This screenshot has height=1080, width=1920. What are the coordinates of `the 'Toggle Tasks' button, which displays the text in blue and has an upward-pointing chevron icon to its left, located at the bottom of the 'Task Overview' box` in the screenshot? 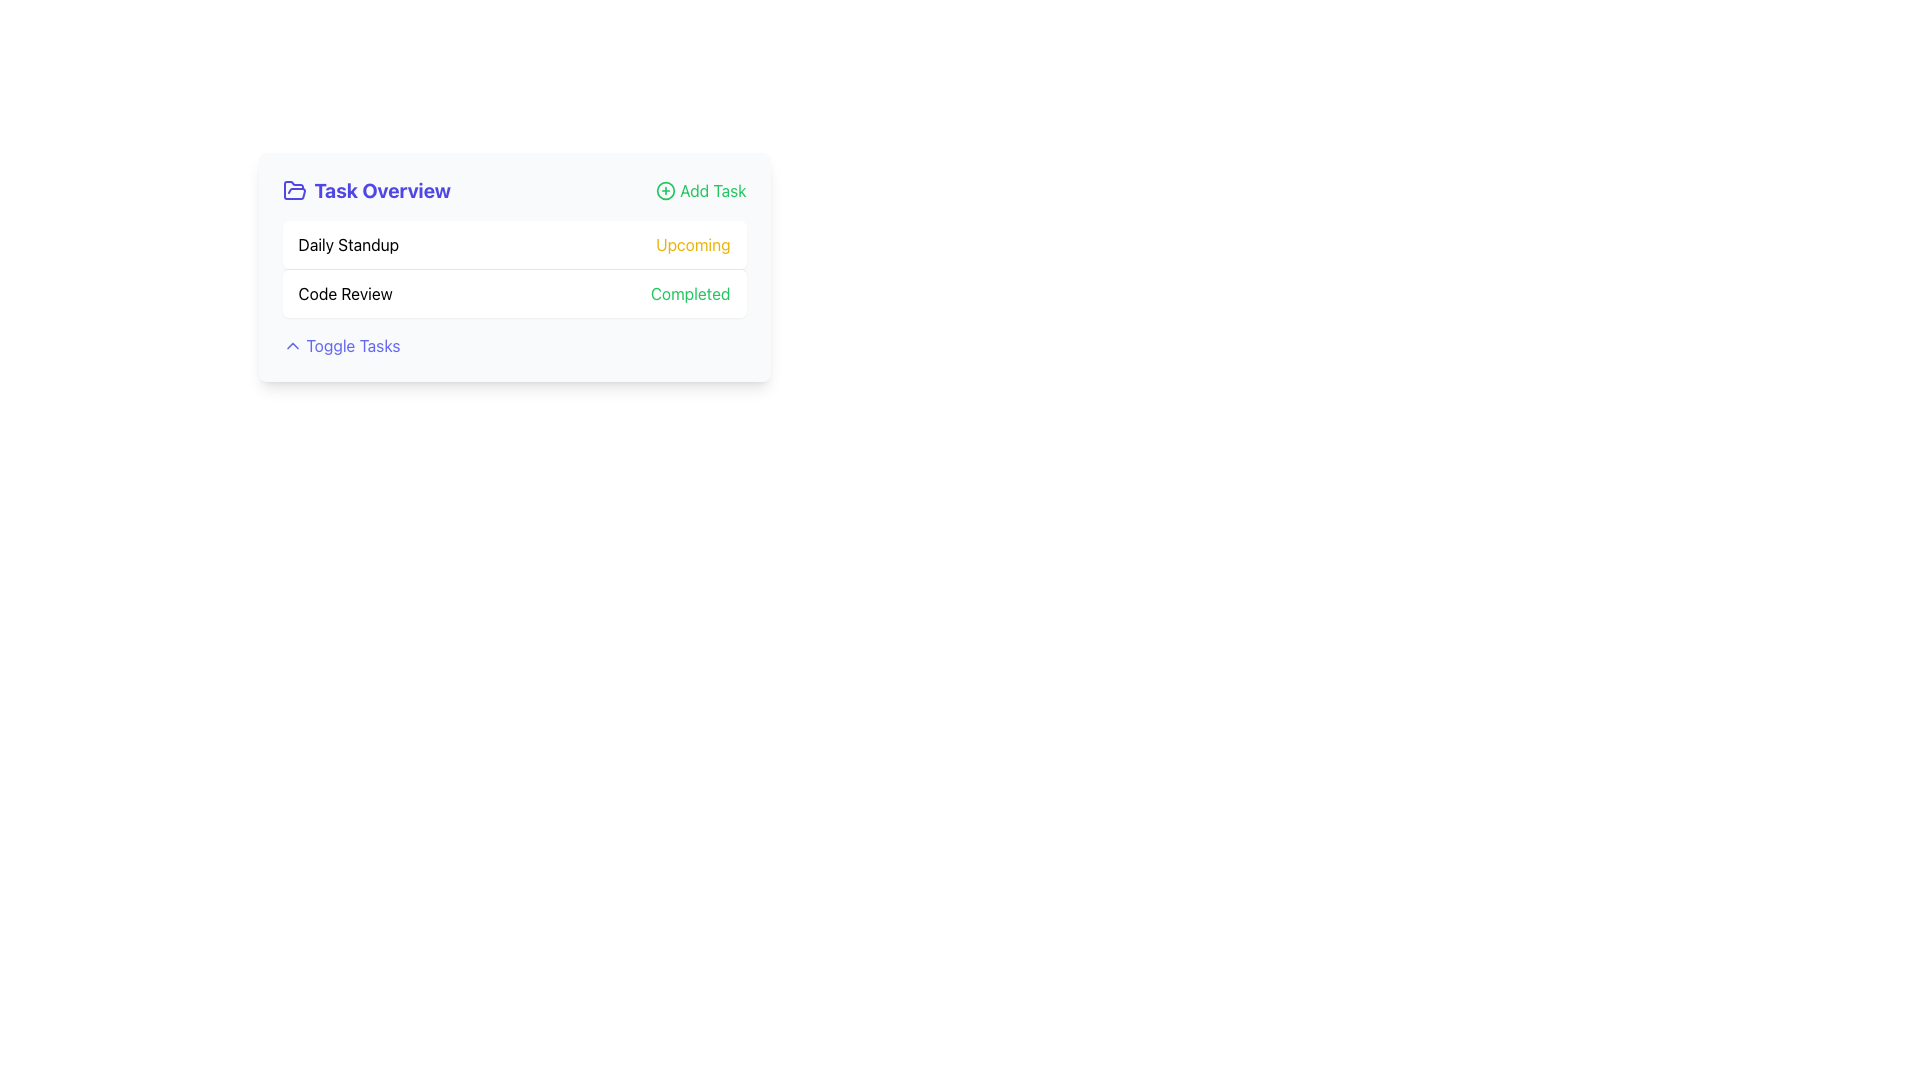 It's located at (341, 345).